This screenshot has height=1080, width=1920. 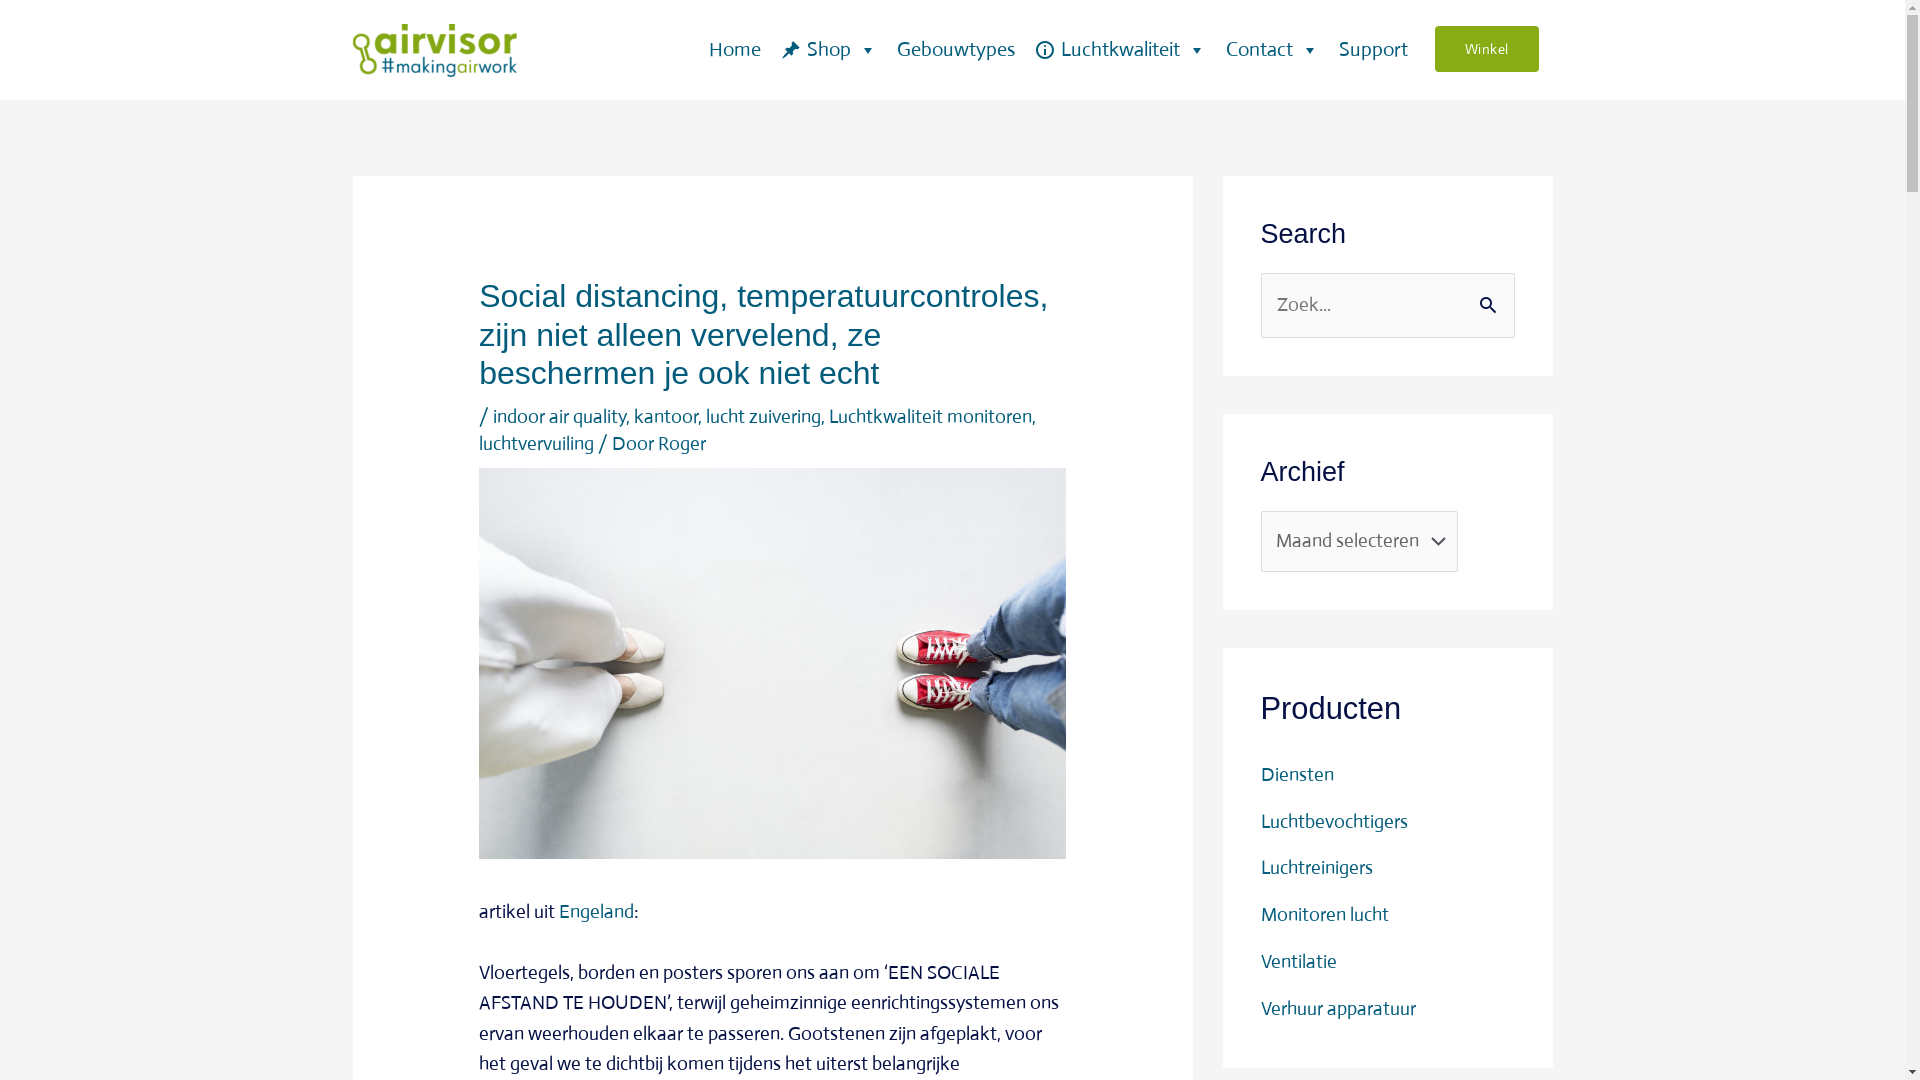 I want to click on 'lucht zuivering', so click(x=762, y=415).